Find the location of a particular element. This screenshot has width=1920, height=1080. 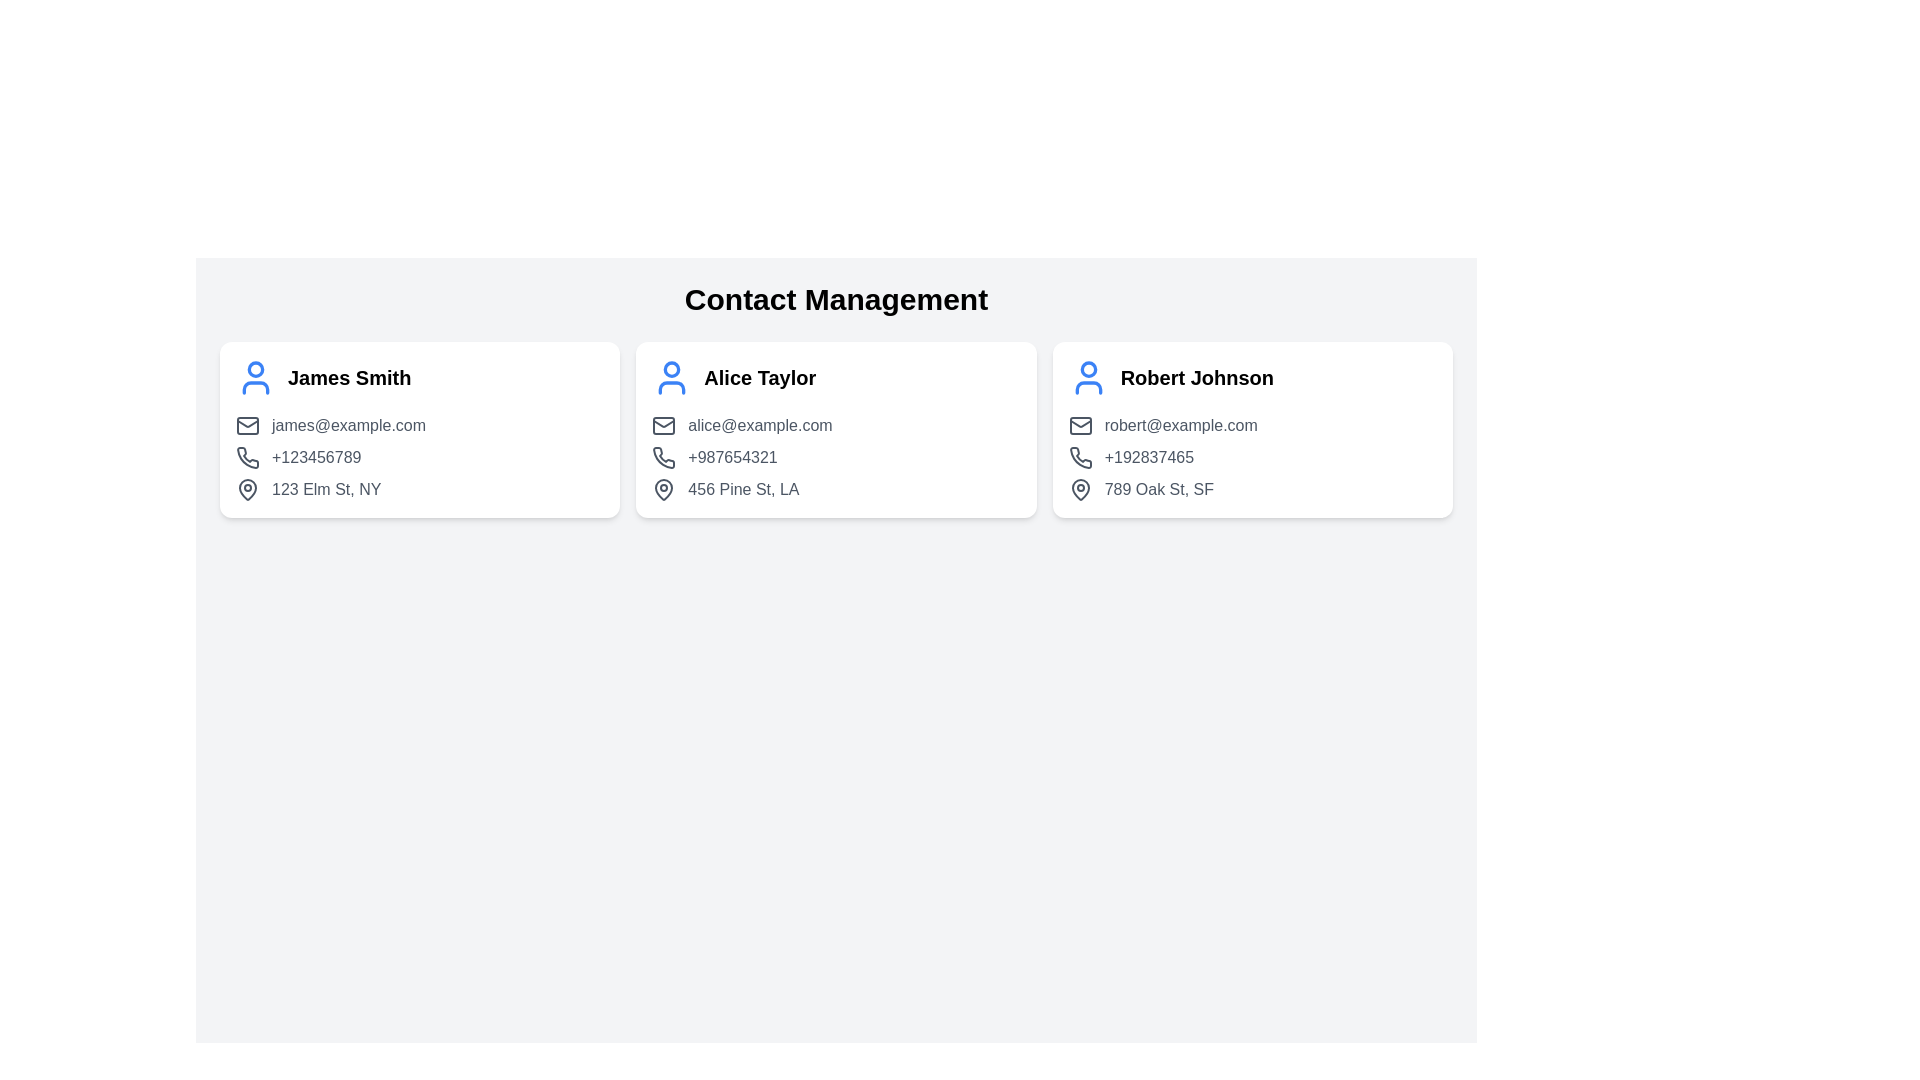

the Contact card for 'Alice Taylor', which is the second card in the grid layout, by clicking on it is located at coordinates (836, 428).